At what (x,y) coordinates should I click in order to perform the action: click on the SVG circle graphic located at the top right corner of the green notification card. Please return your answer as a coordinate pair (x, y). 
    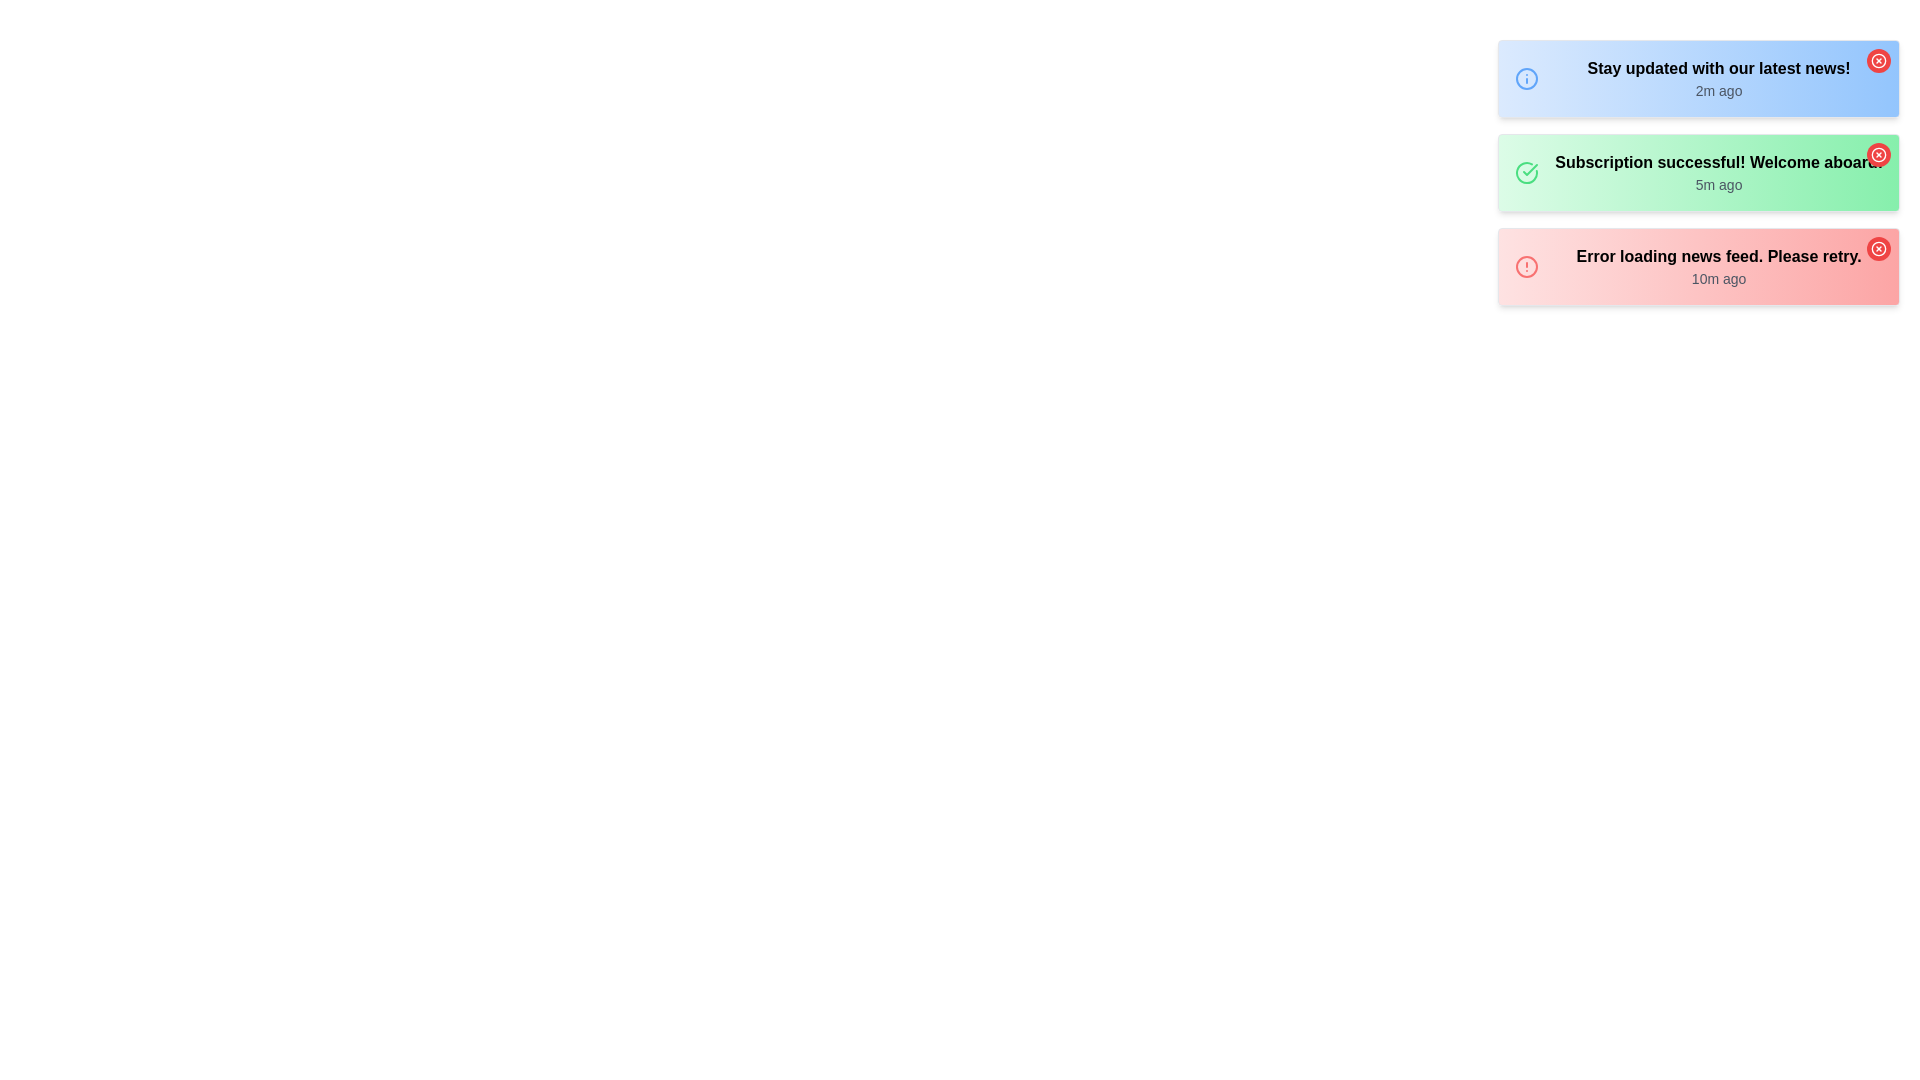
    Looking at the image, I should click on (1877, 59).